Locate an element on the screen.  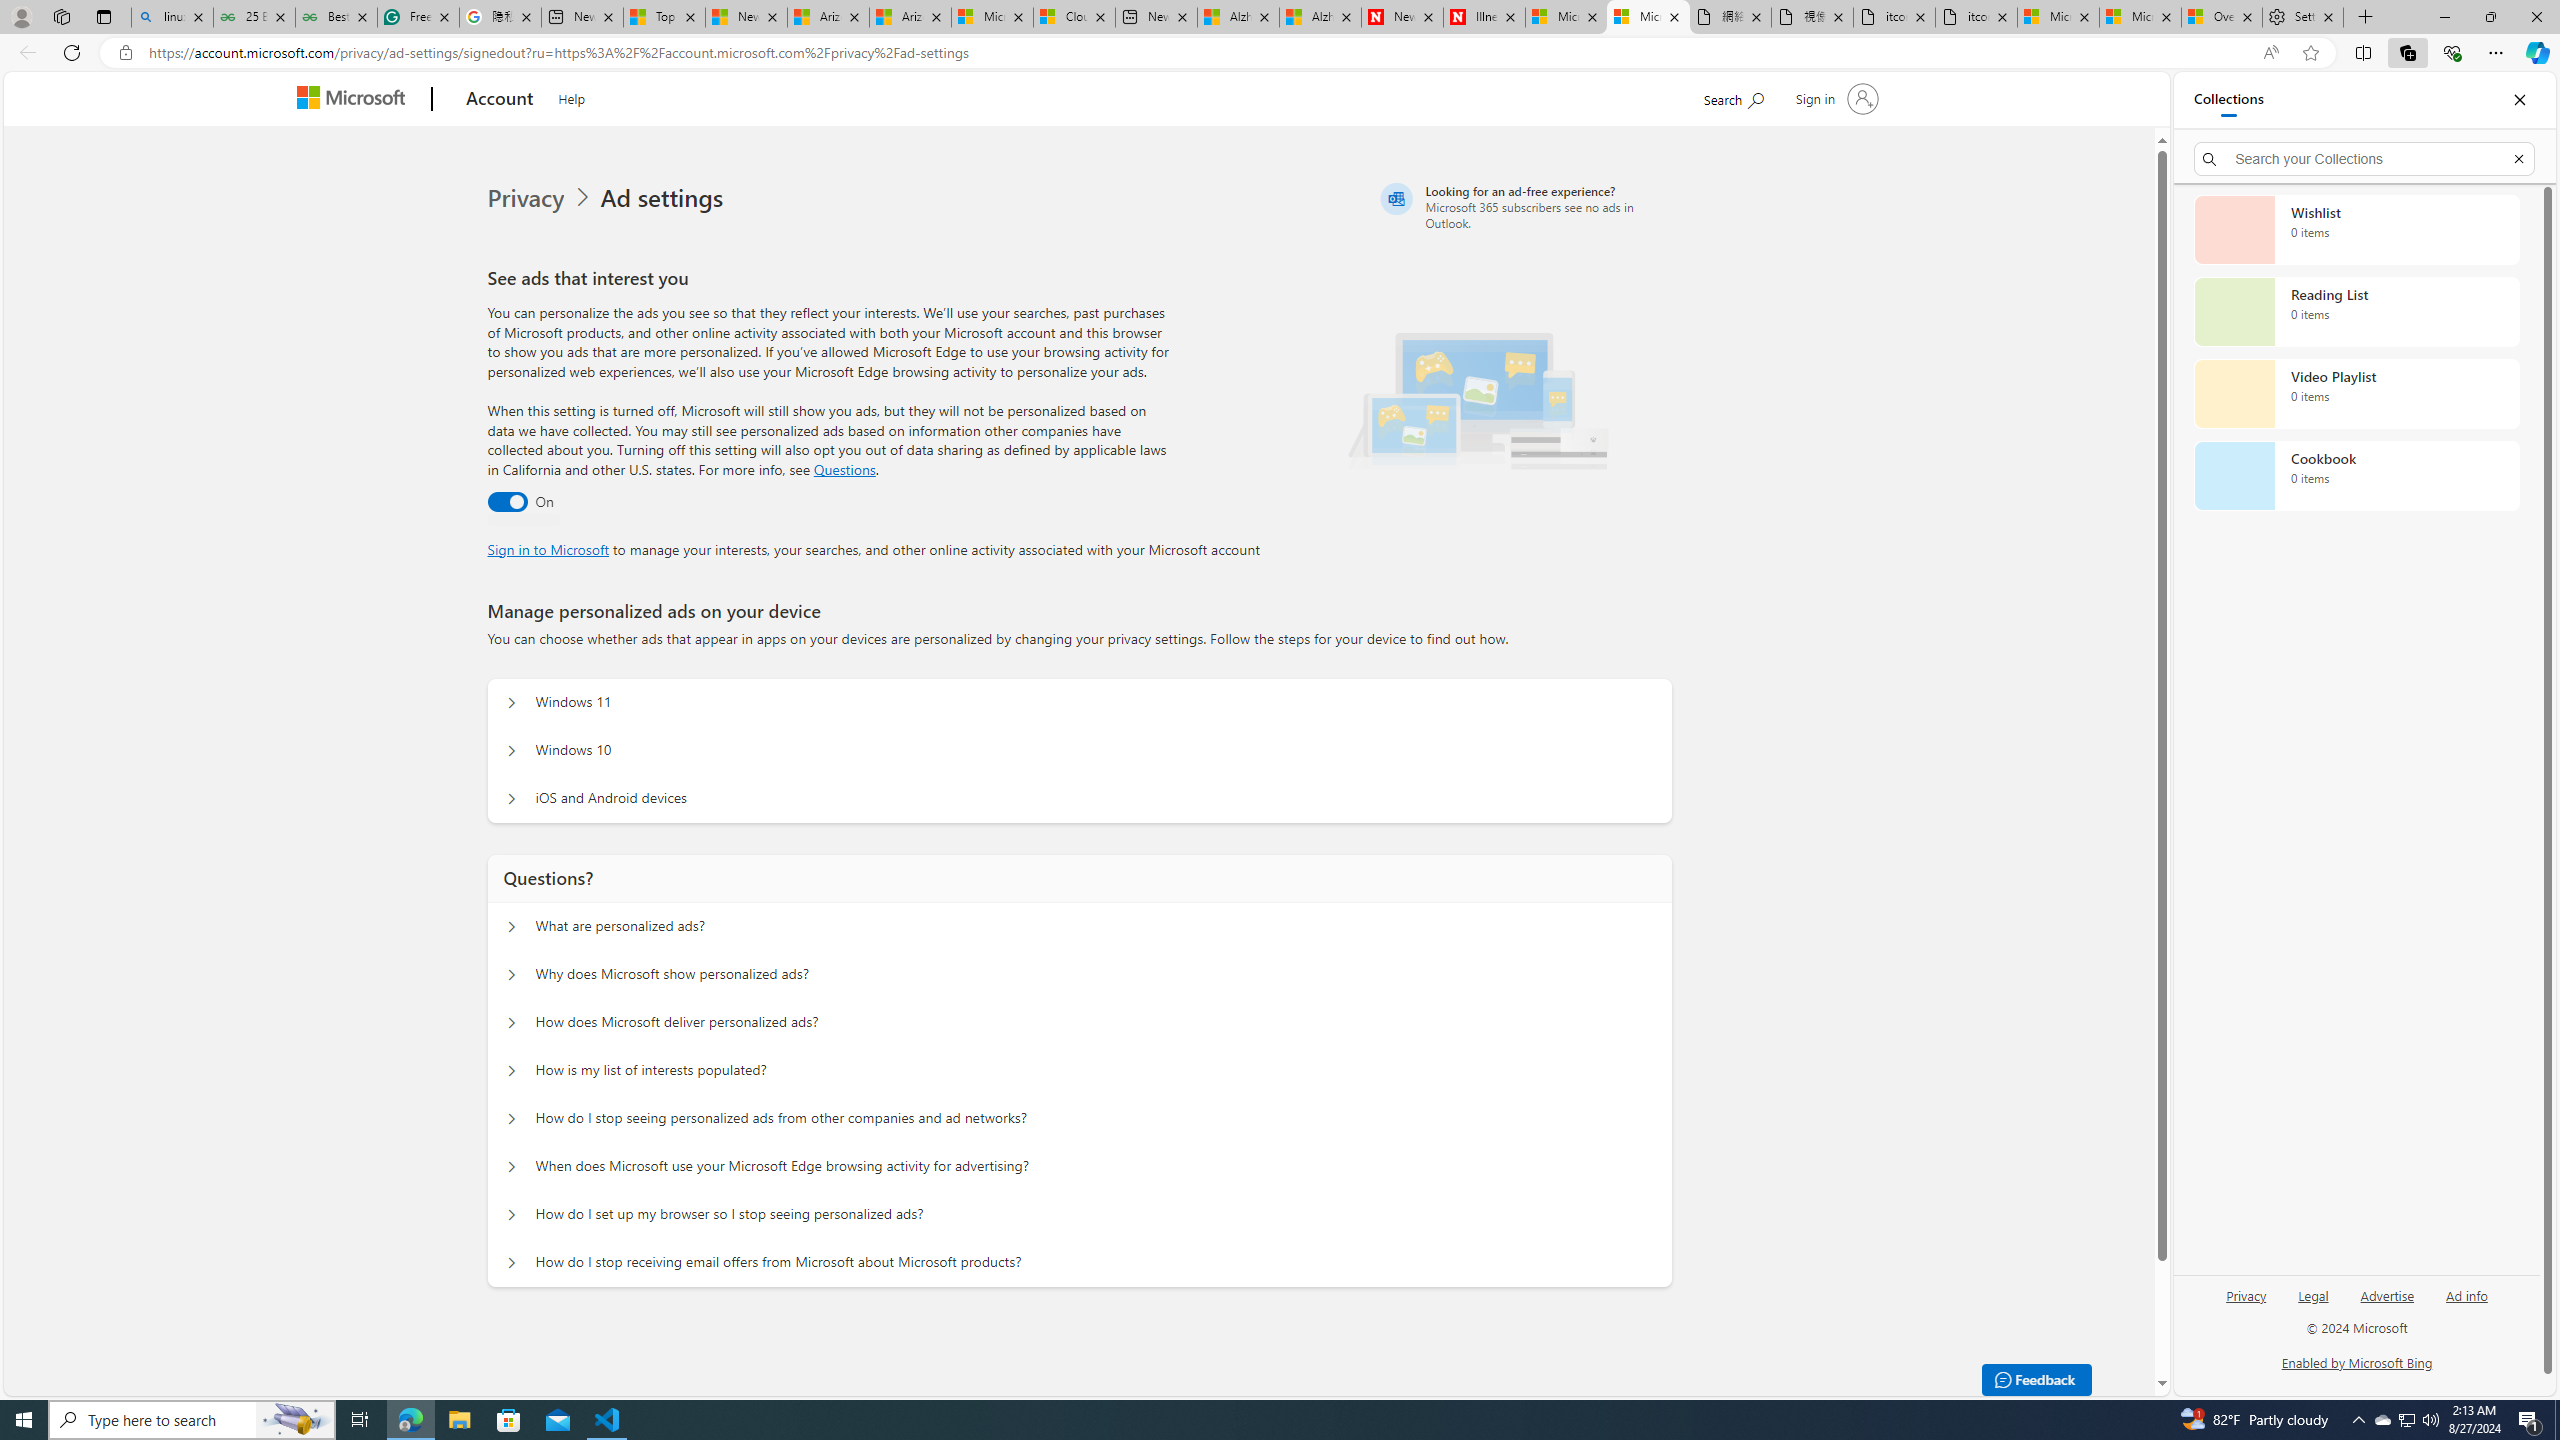
'Search Microsoft.com' is located at coordinates (1733, 96).